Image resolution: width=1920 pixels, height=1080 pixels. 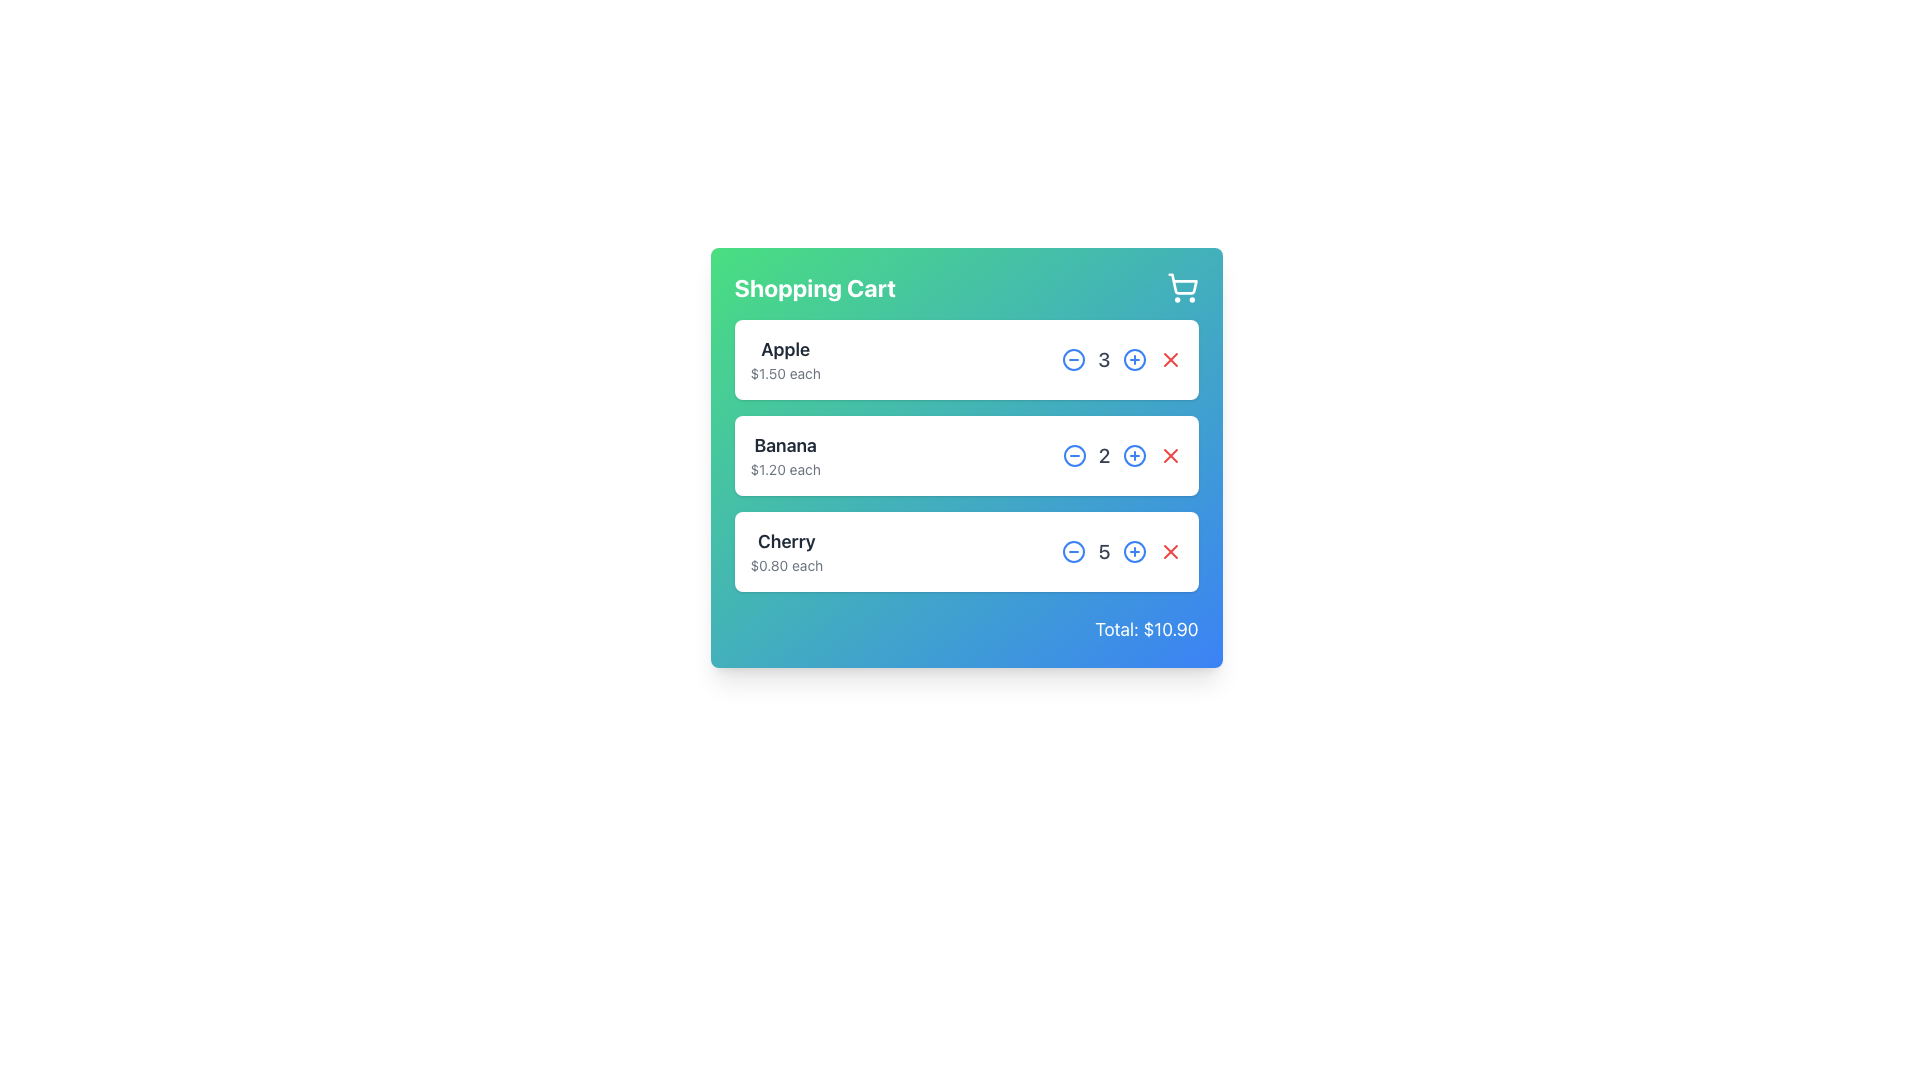 What do you see at coordinates (1134, 551) in the screenshot?
I see `the SVG Circle representing the 'plus' symbol for the product 'Cherry' in the shopping cart interface, which has a thin stroke and no fill` at bounding box center [1134, 551].